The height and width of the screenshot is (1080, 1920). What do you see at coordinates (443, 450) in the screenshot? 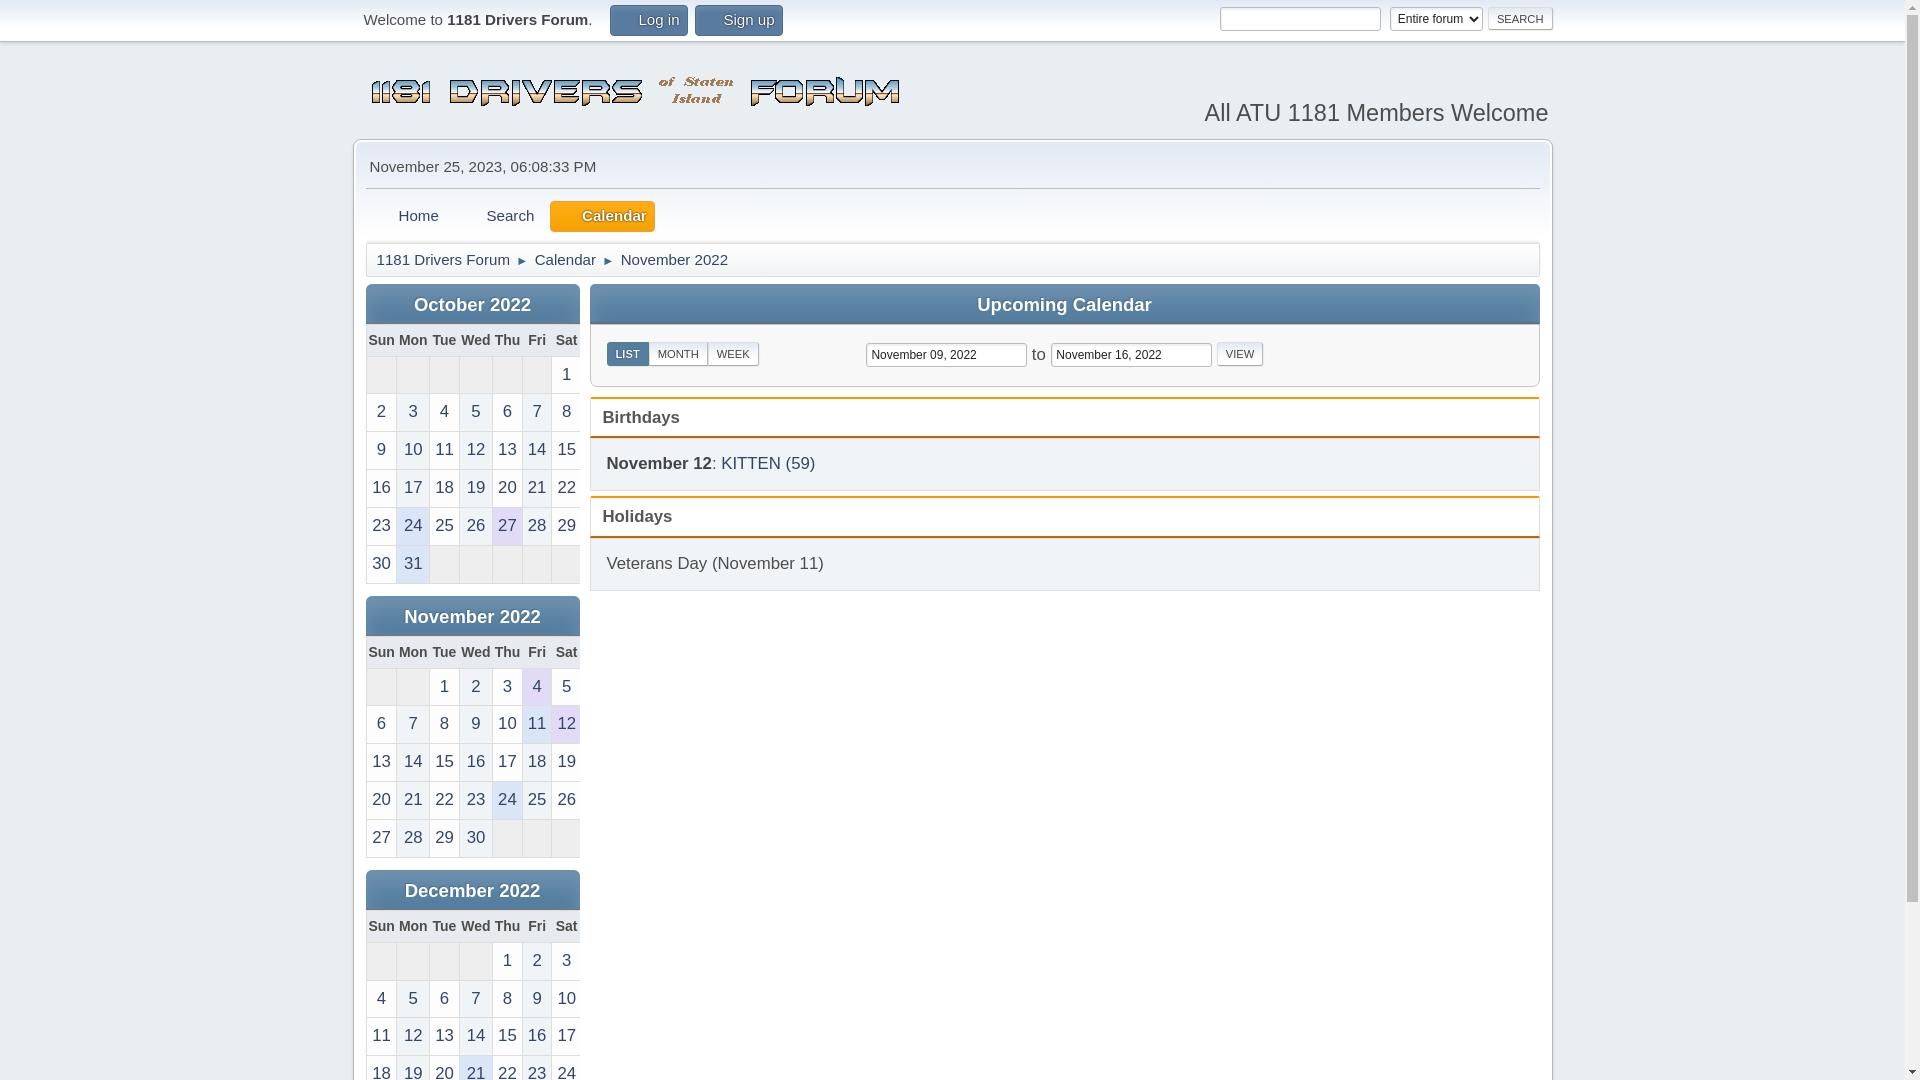
I see `'11'` at bounding box center [443, 450].